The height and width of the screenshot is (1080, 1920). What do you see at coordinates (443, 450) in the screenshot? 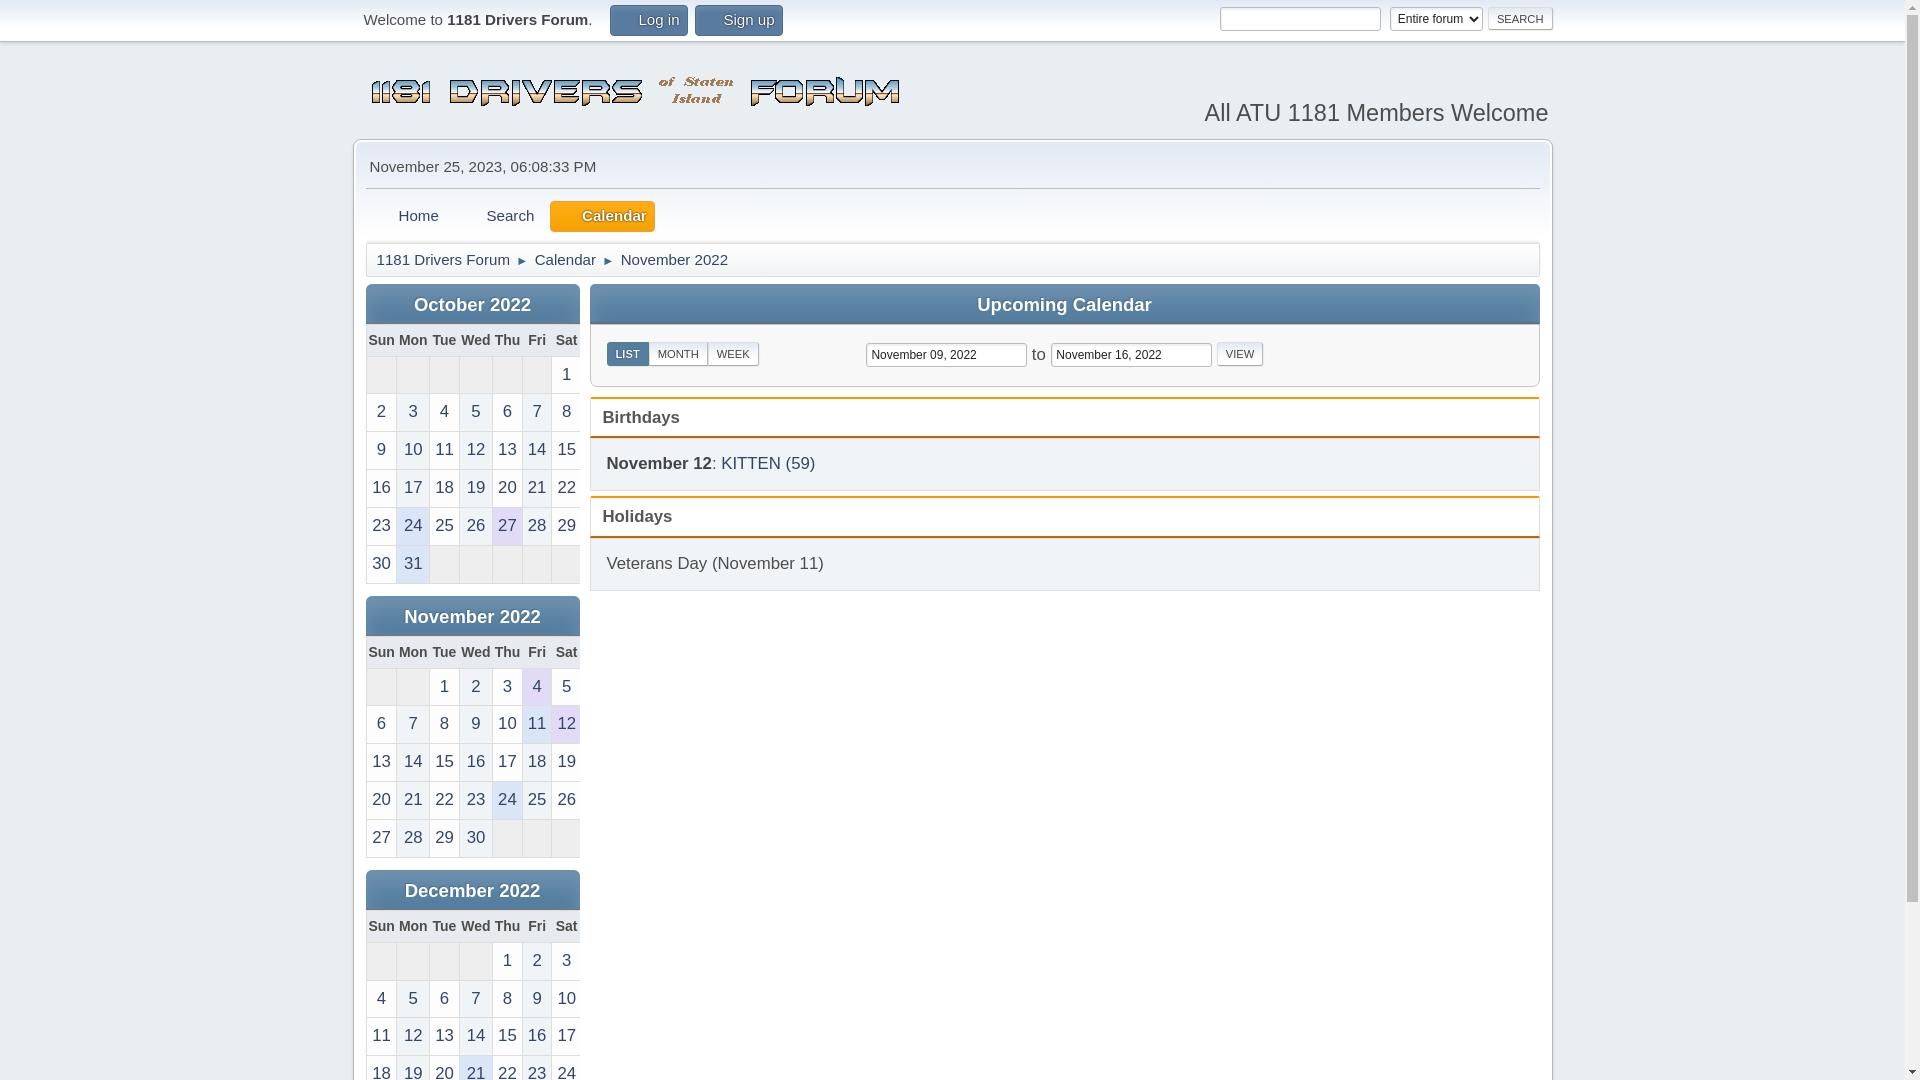
I see `'11'` at bounding box center [443, 450].